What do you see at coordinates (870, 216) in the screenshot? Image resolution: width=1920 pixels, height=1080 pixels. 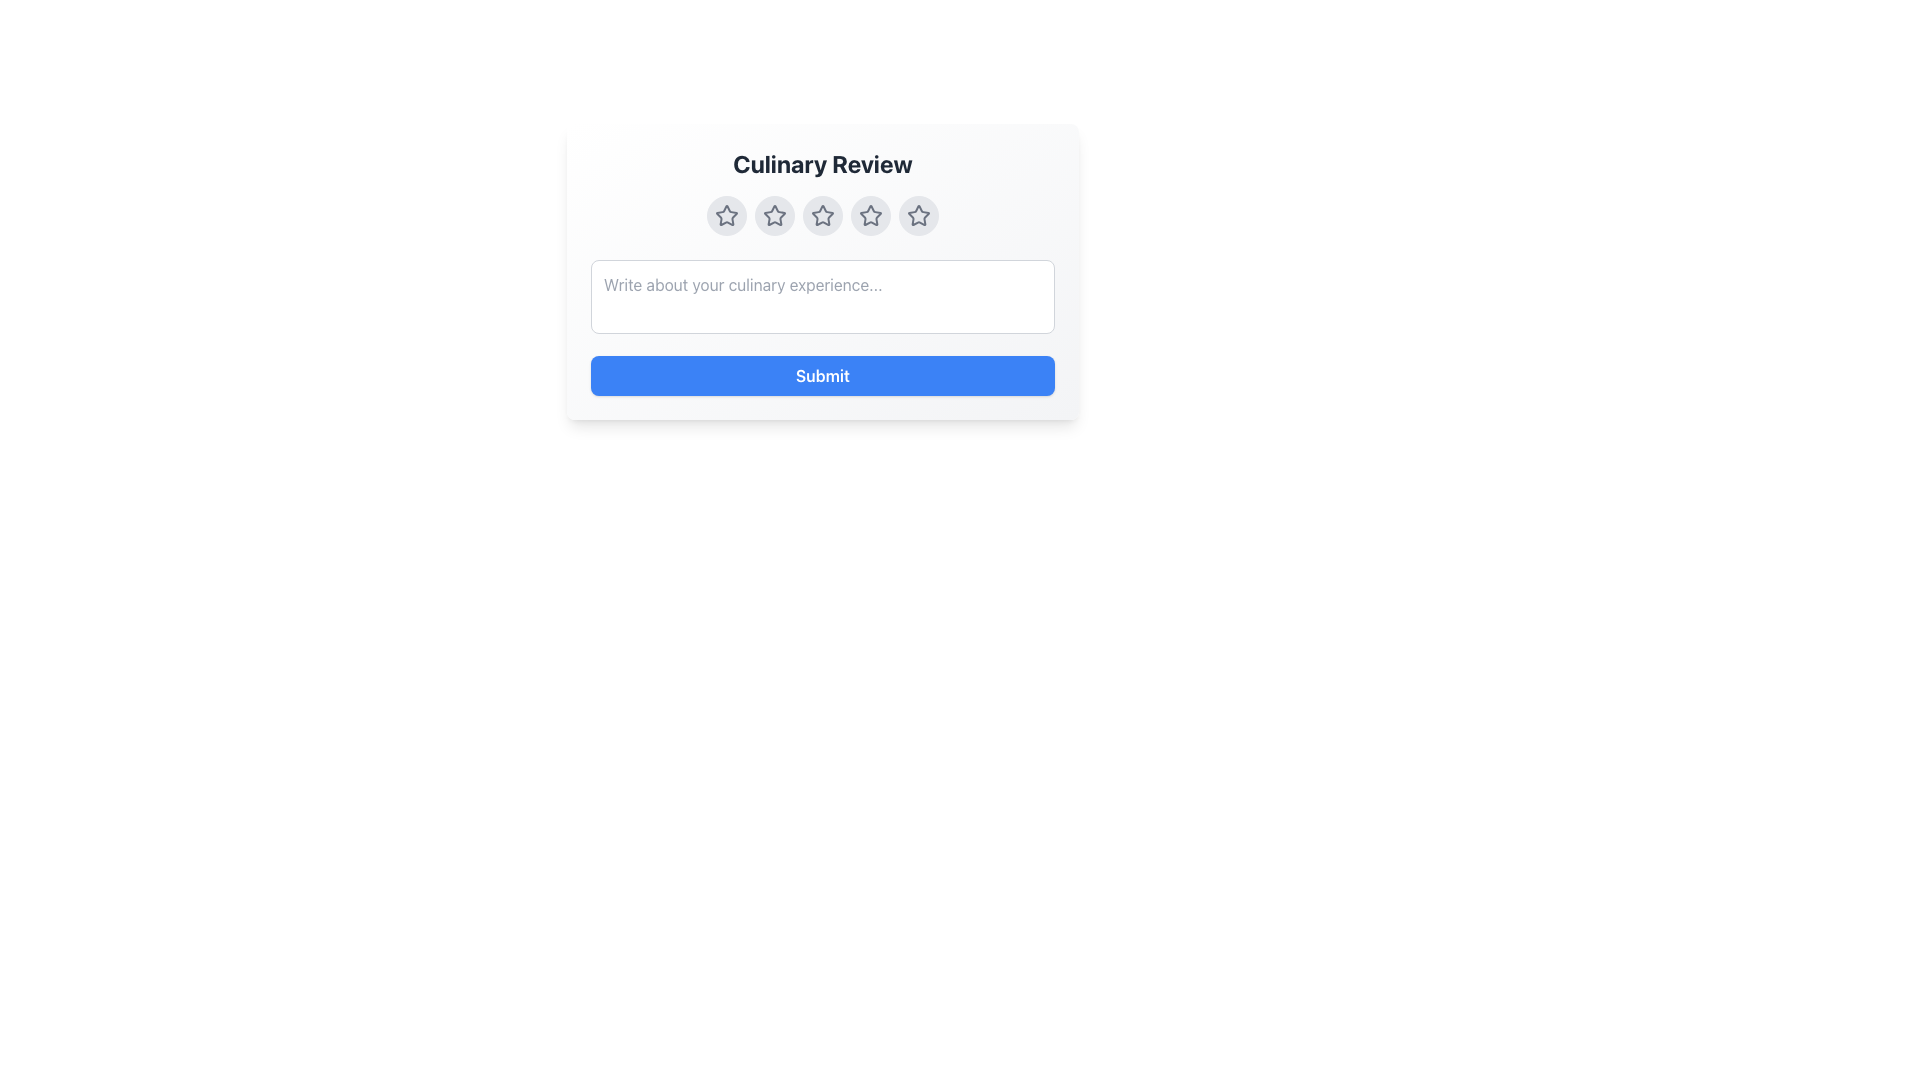 I see `the fourth star rating button in the group of five for keyboard interaction` at bounding box center [870, 216].